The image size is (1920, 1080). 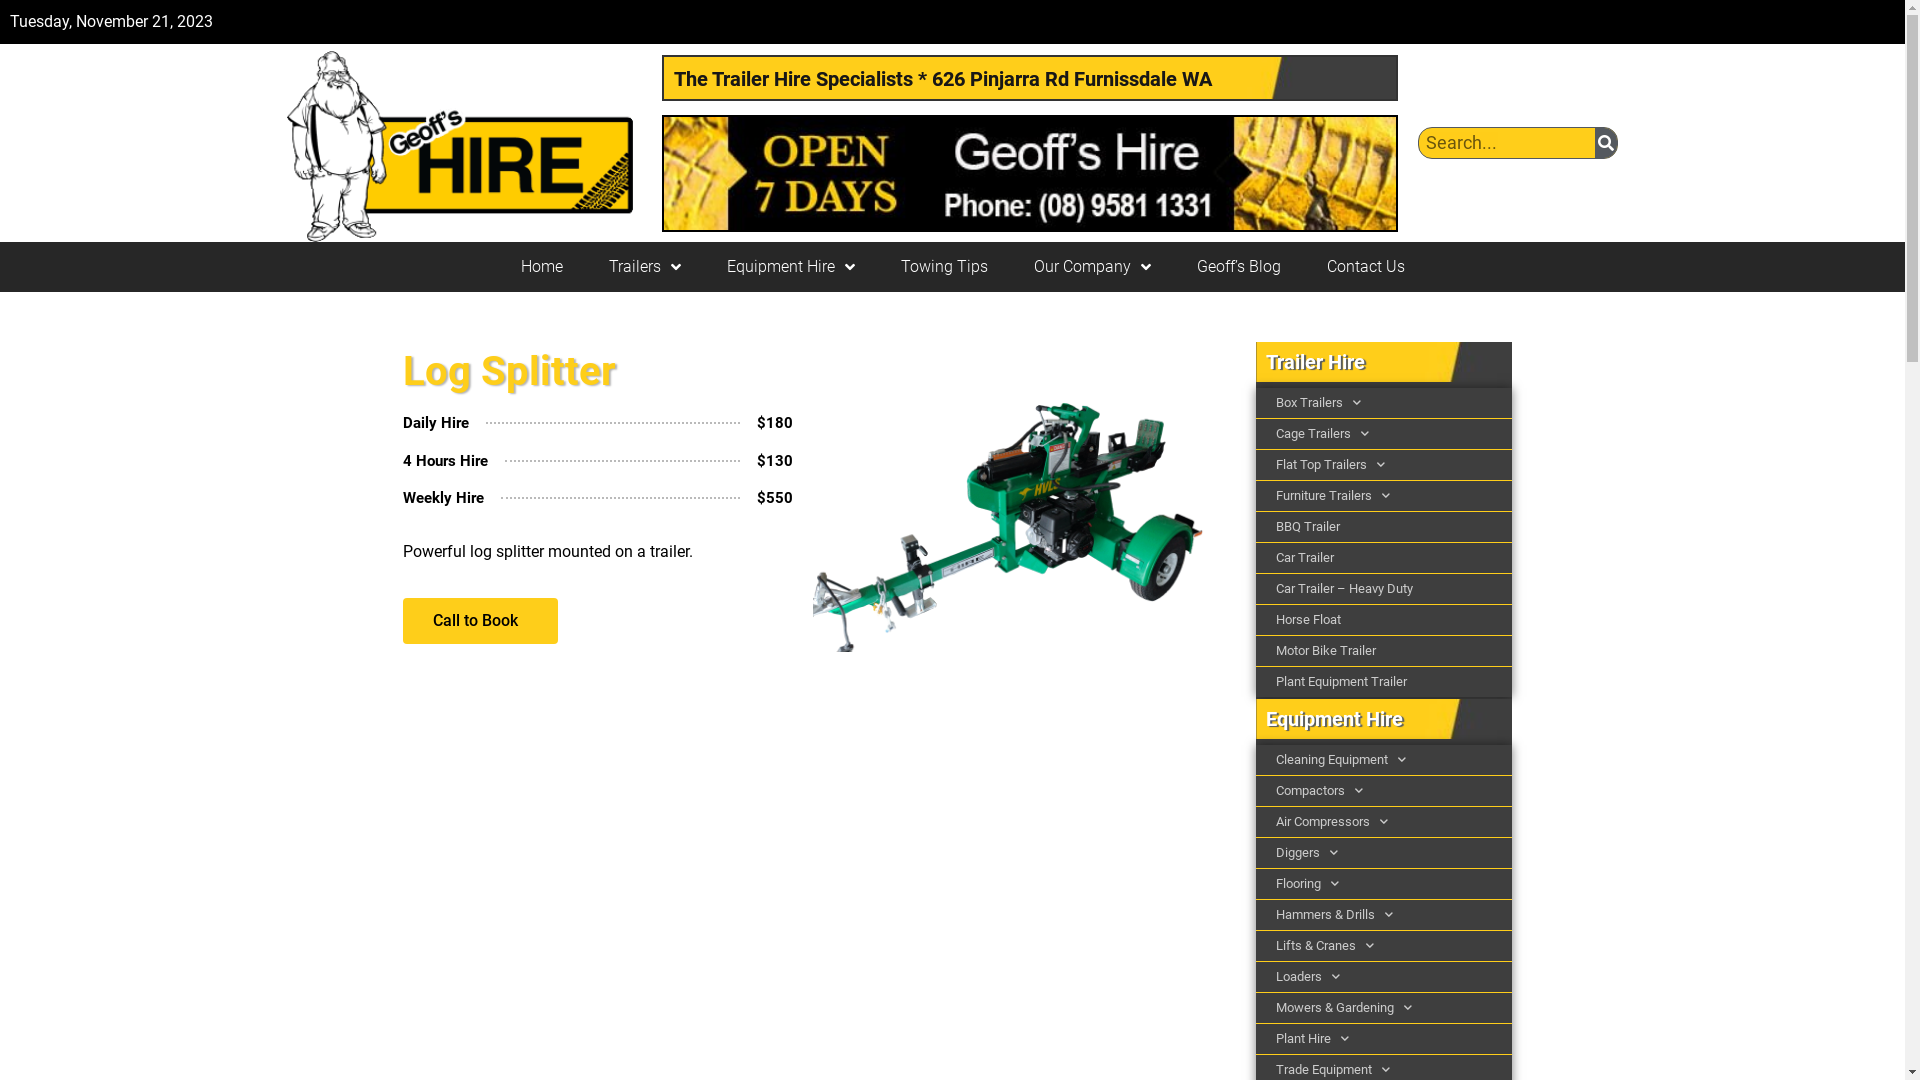 I want to click on 'Plant Equipment Trailer', so click(x=1255, y=681).